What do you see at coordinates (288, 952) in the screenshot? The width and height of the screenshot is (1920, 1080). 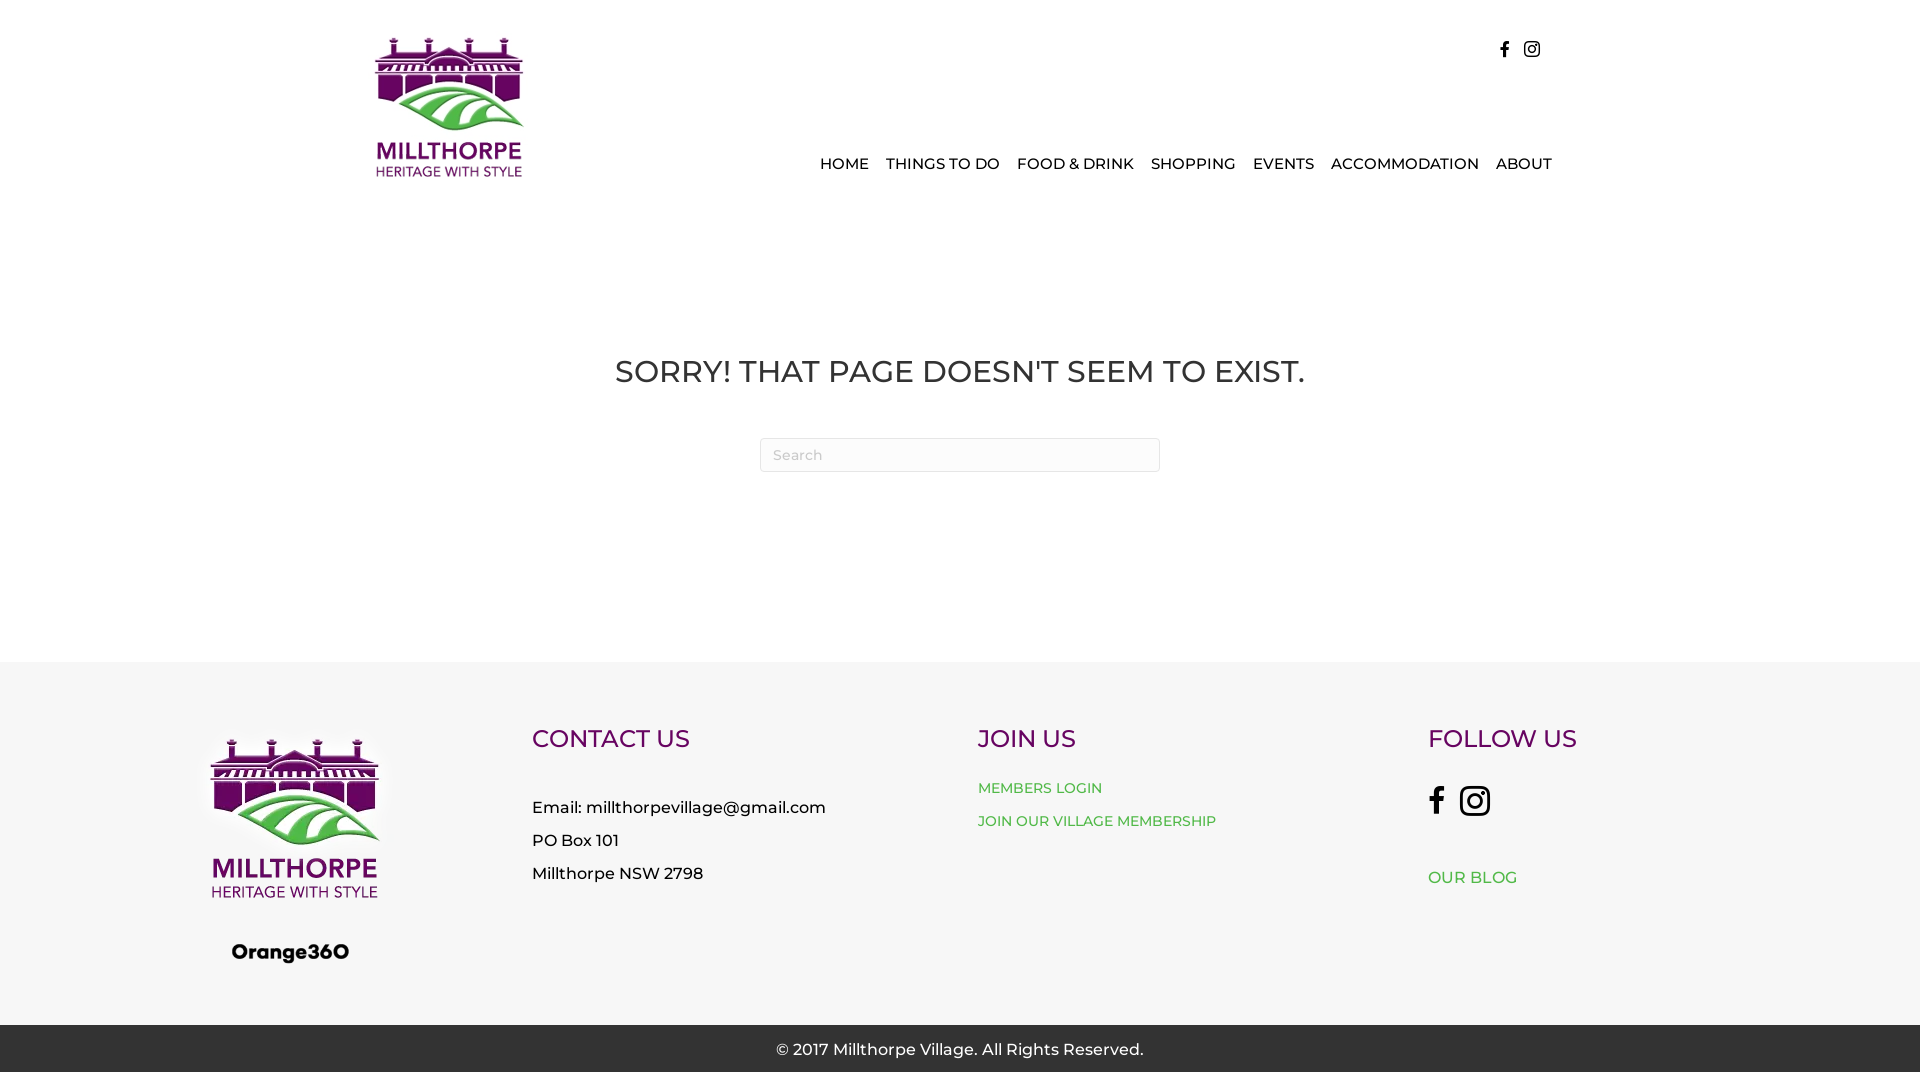 I see `'logo-header'` at bounding box center [288, 952].